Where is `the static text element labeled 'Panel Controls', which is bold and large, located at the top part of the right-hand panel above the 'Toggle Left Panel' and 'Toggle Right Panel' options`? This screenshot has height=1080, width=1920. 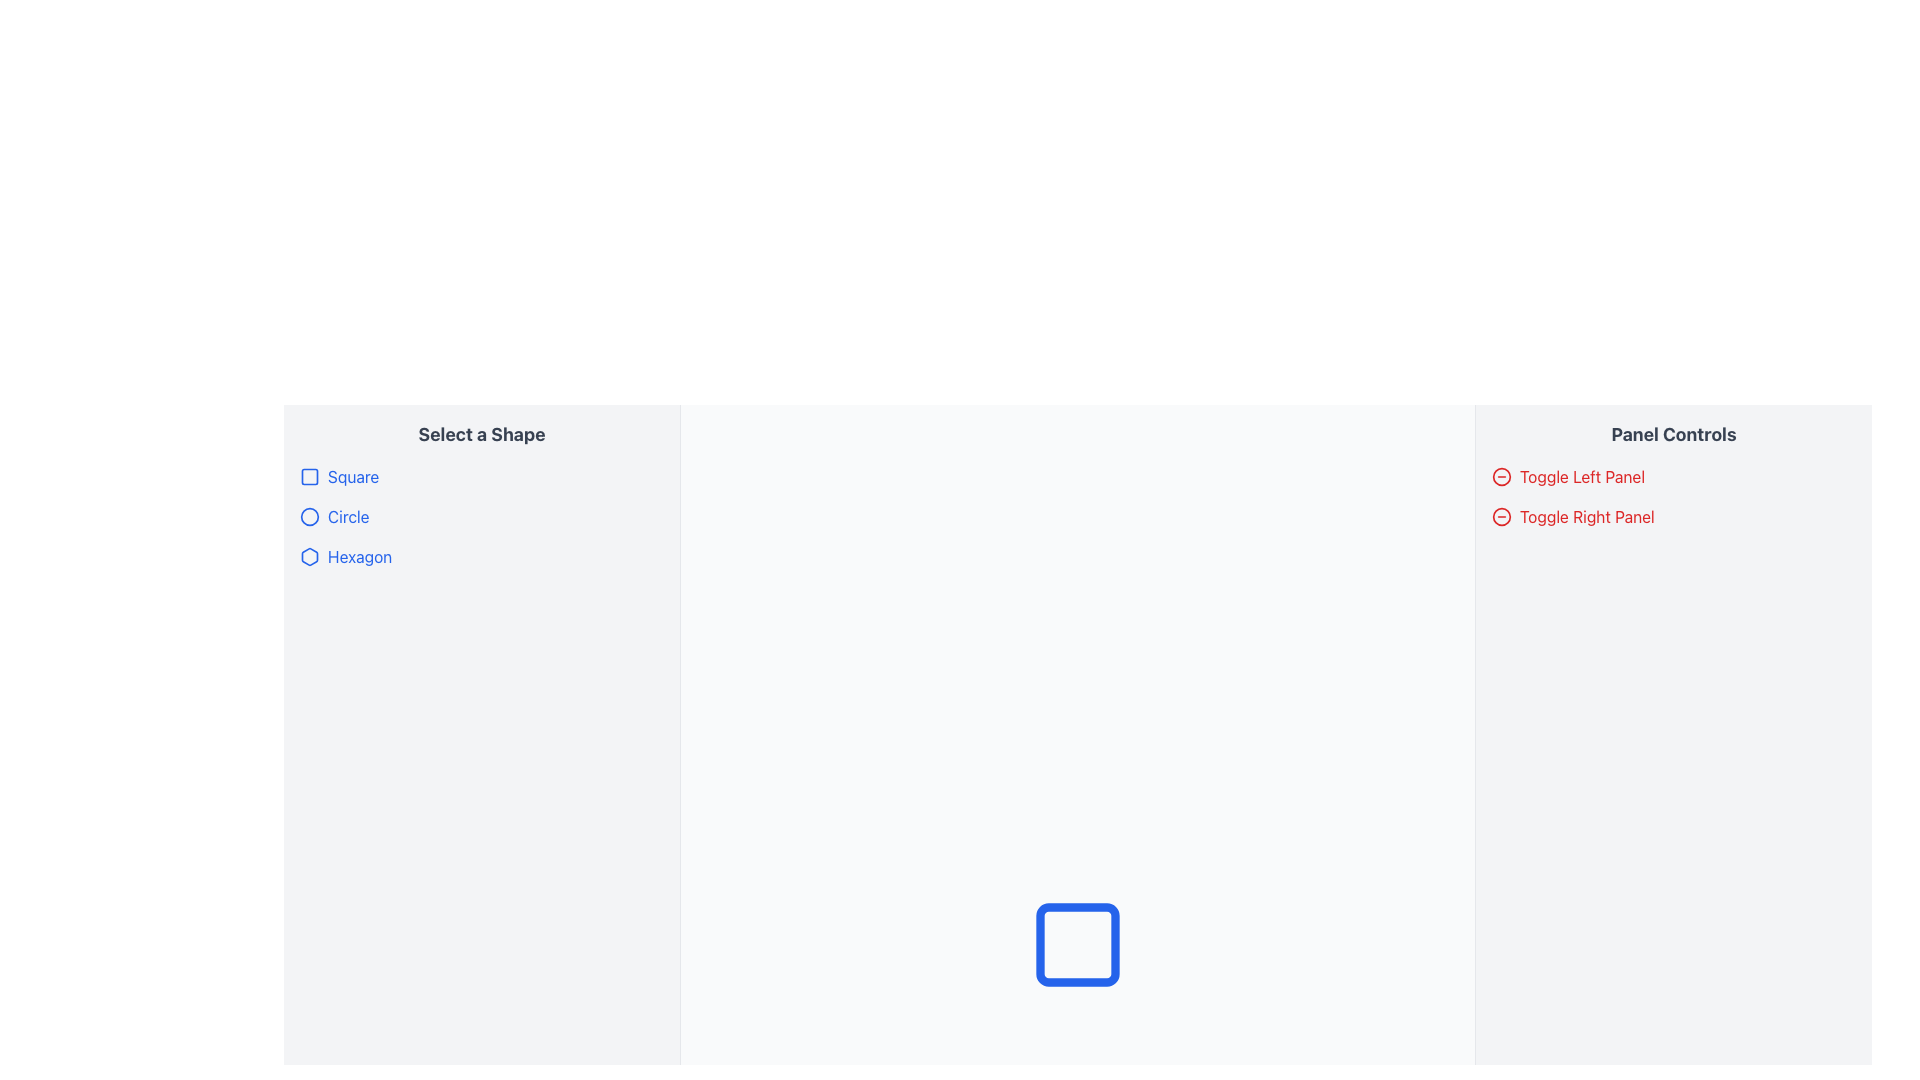
the static text element labeled 'Panel Controls', which is bold and large, located at the top part of the right-hand panel above the 'Toggle Left Panel' and 'Toggle Right Panel' options is located at coordinates (1674, 434).